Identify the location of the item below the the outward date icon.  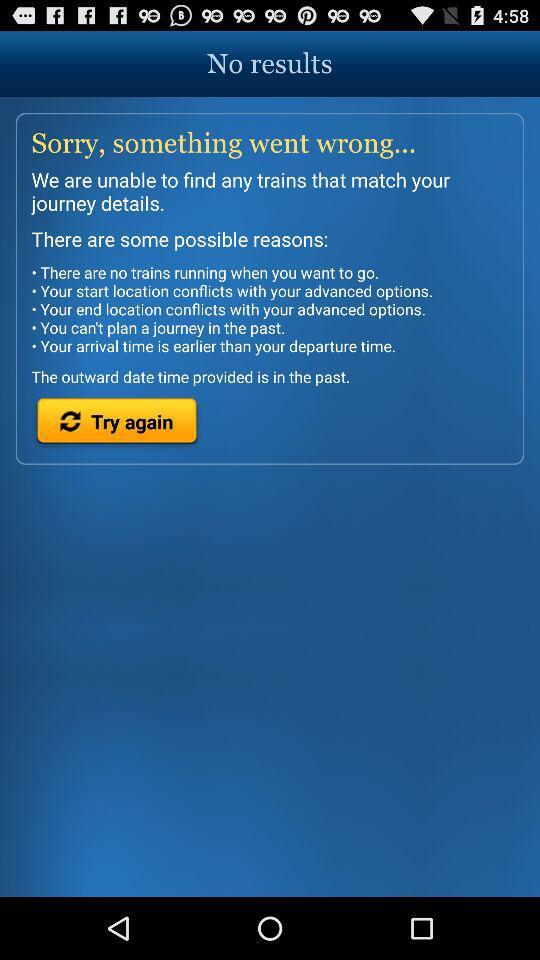
(117, 424).